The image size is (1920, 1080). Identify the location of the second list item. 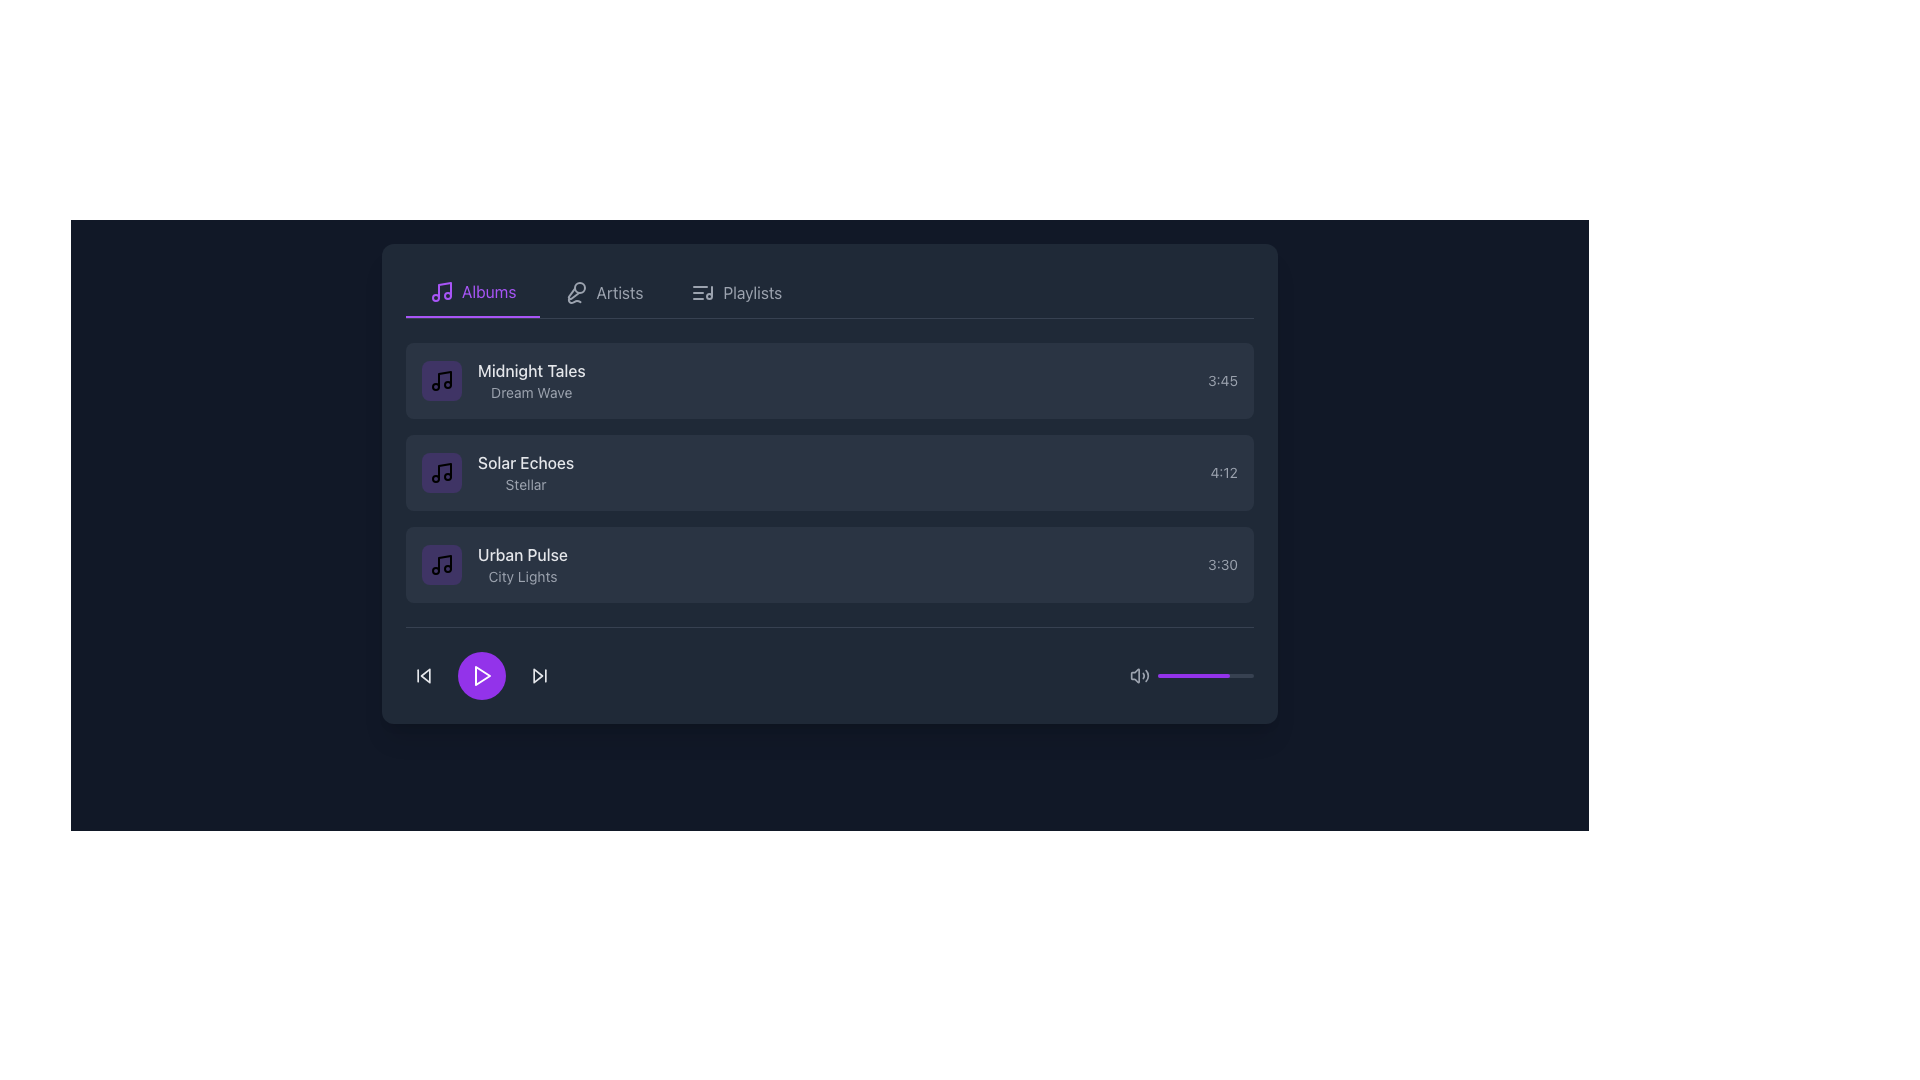
(830, 473).